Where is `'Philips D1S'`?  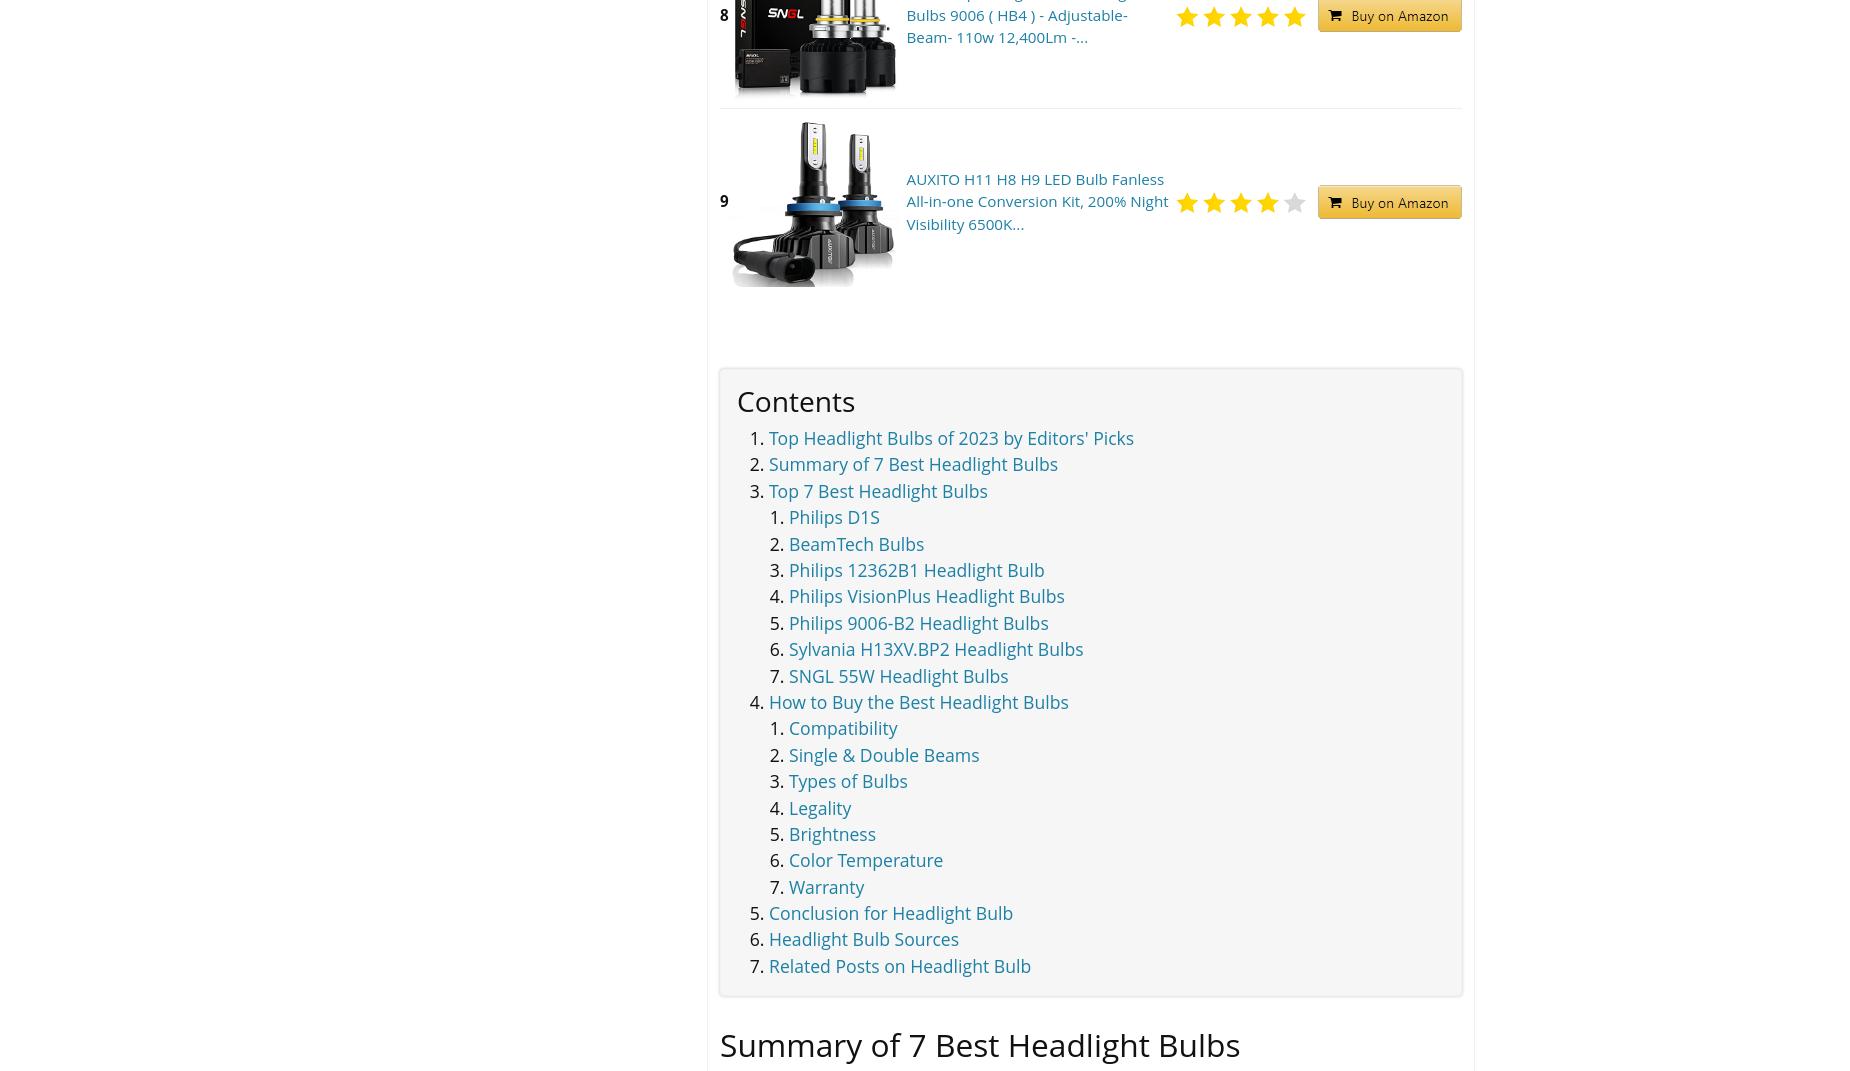 'Philips D1S' is located at coordinates (834, 515).